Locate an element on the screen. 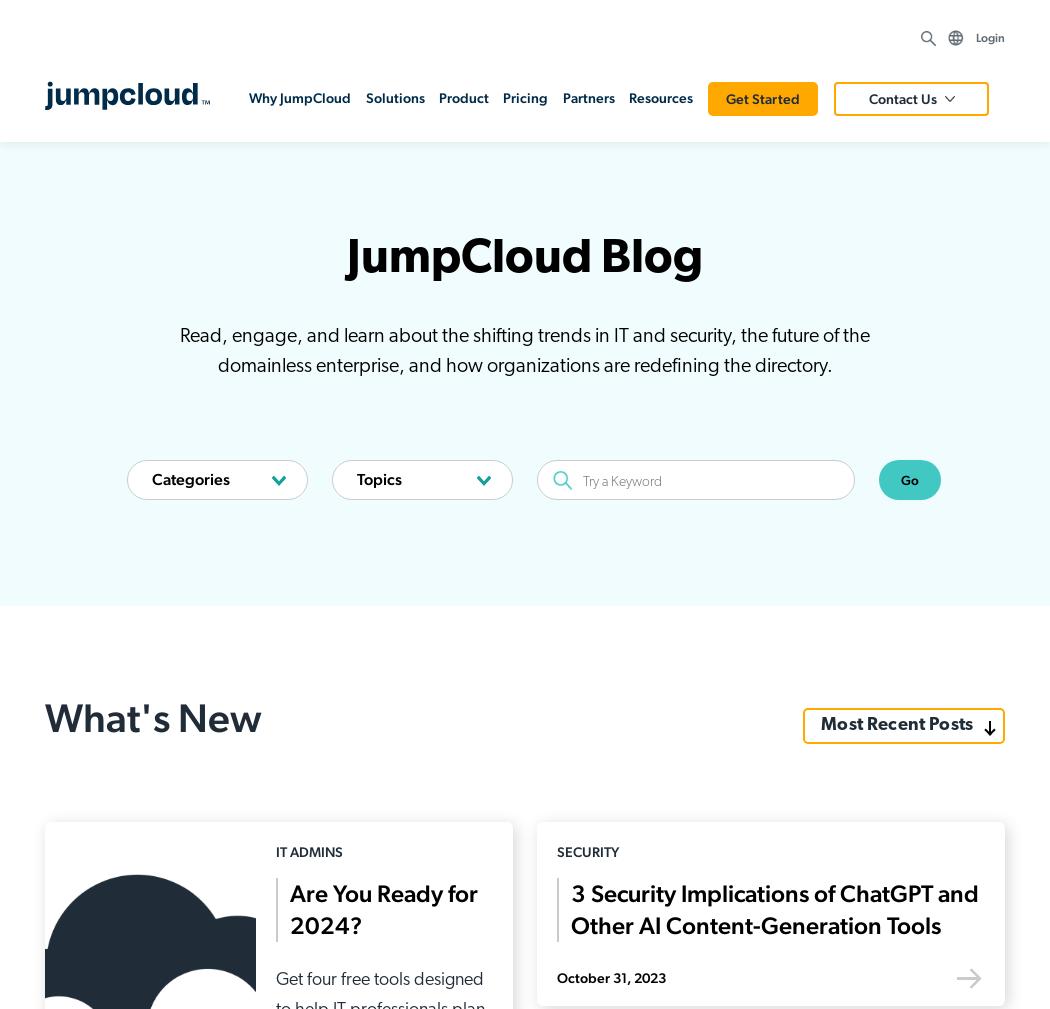 The image size is (1050, 1009). 'JumpCloud University' is located at coordinates (512, 786).